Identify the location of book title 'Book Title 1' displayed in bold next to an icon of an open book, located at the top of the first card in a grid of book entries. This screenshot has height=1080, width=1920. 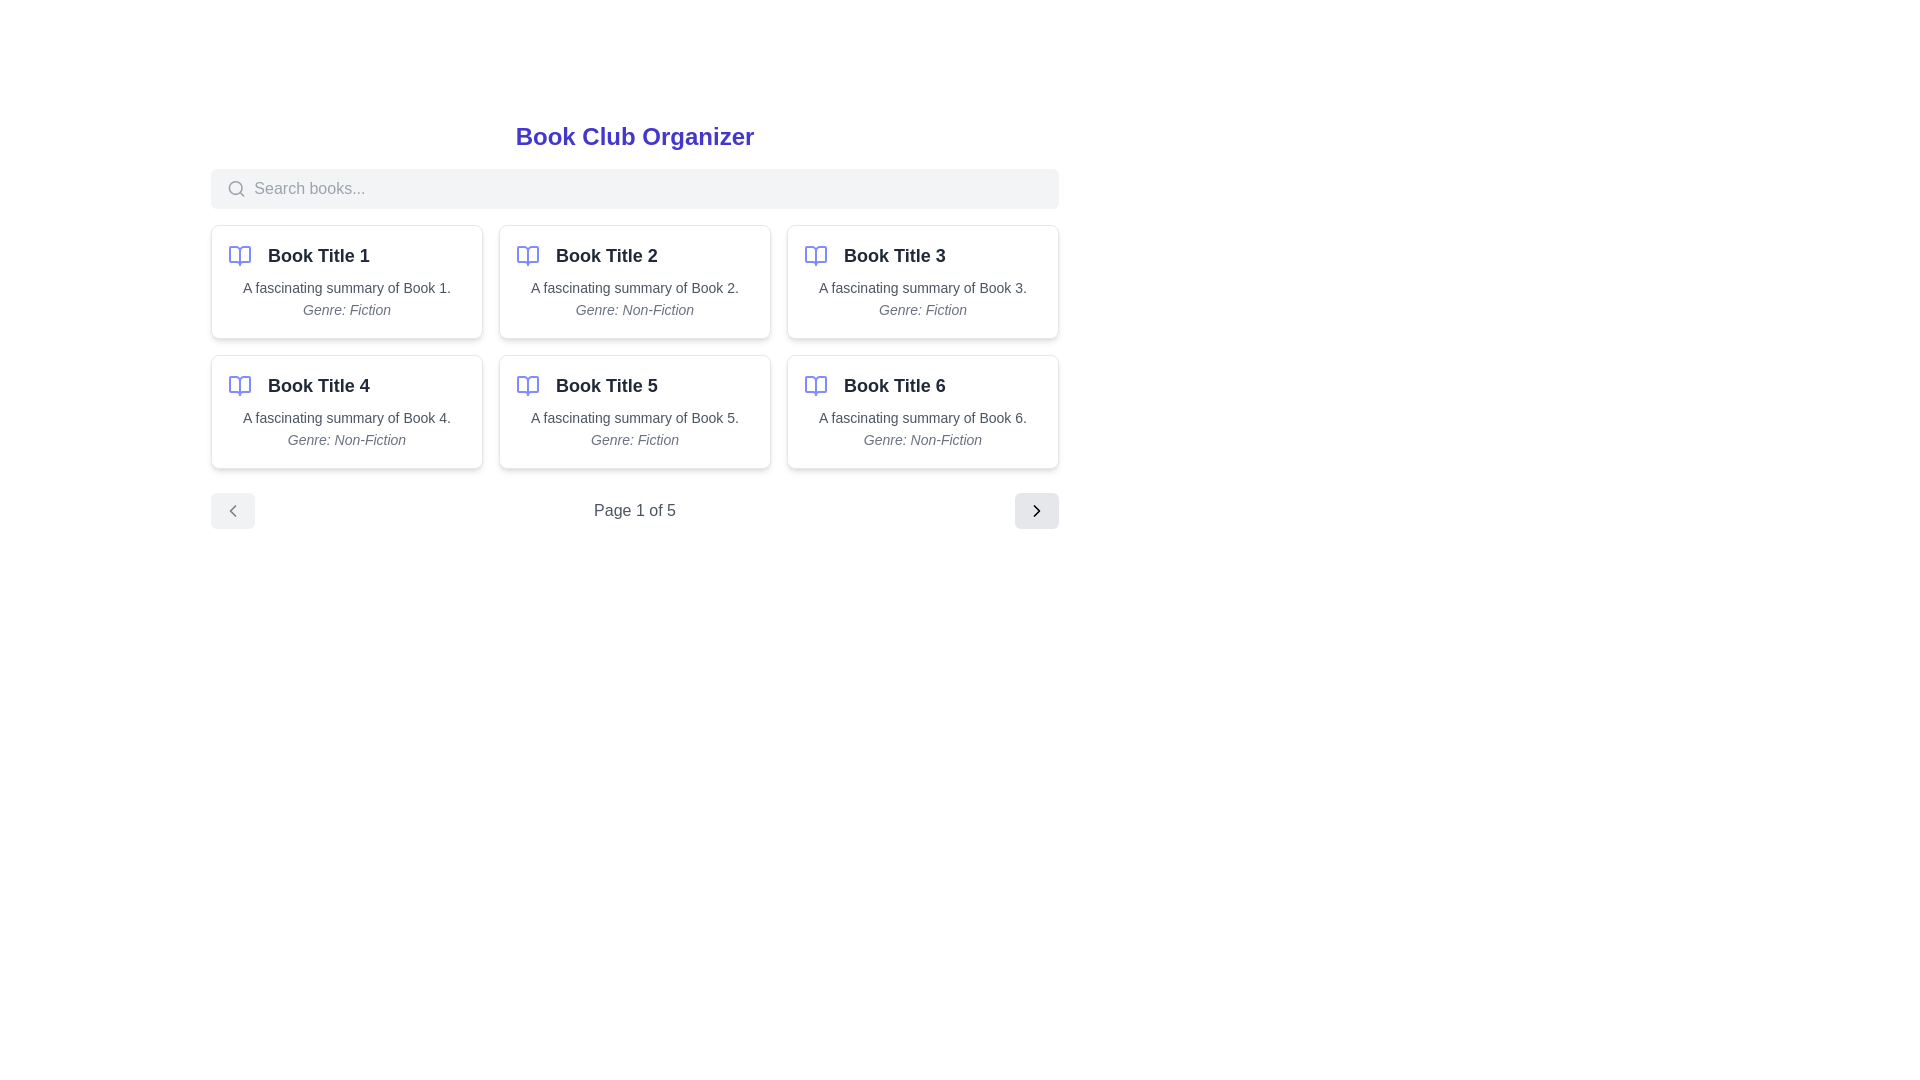
(346, 254).